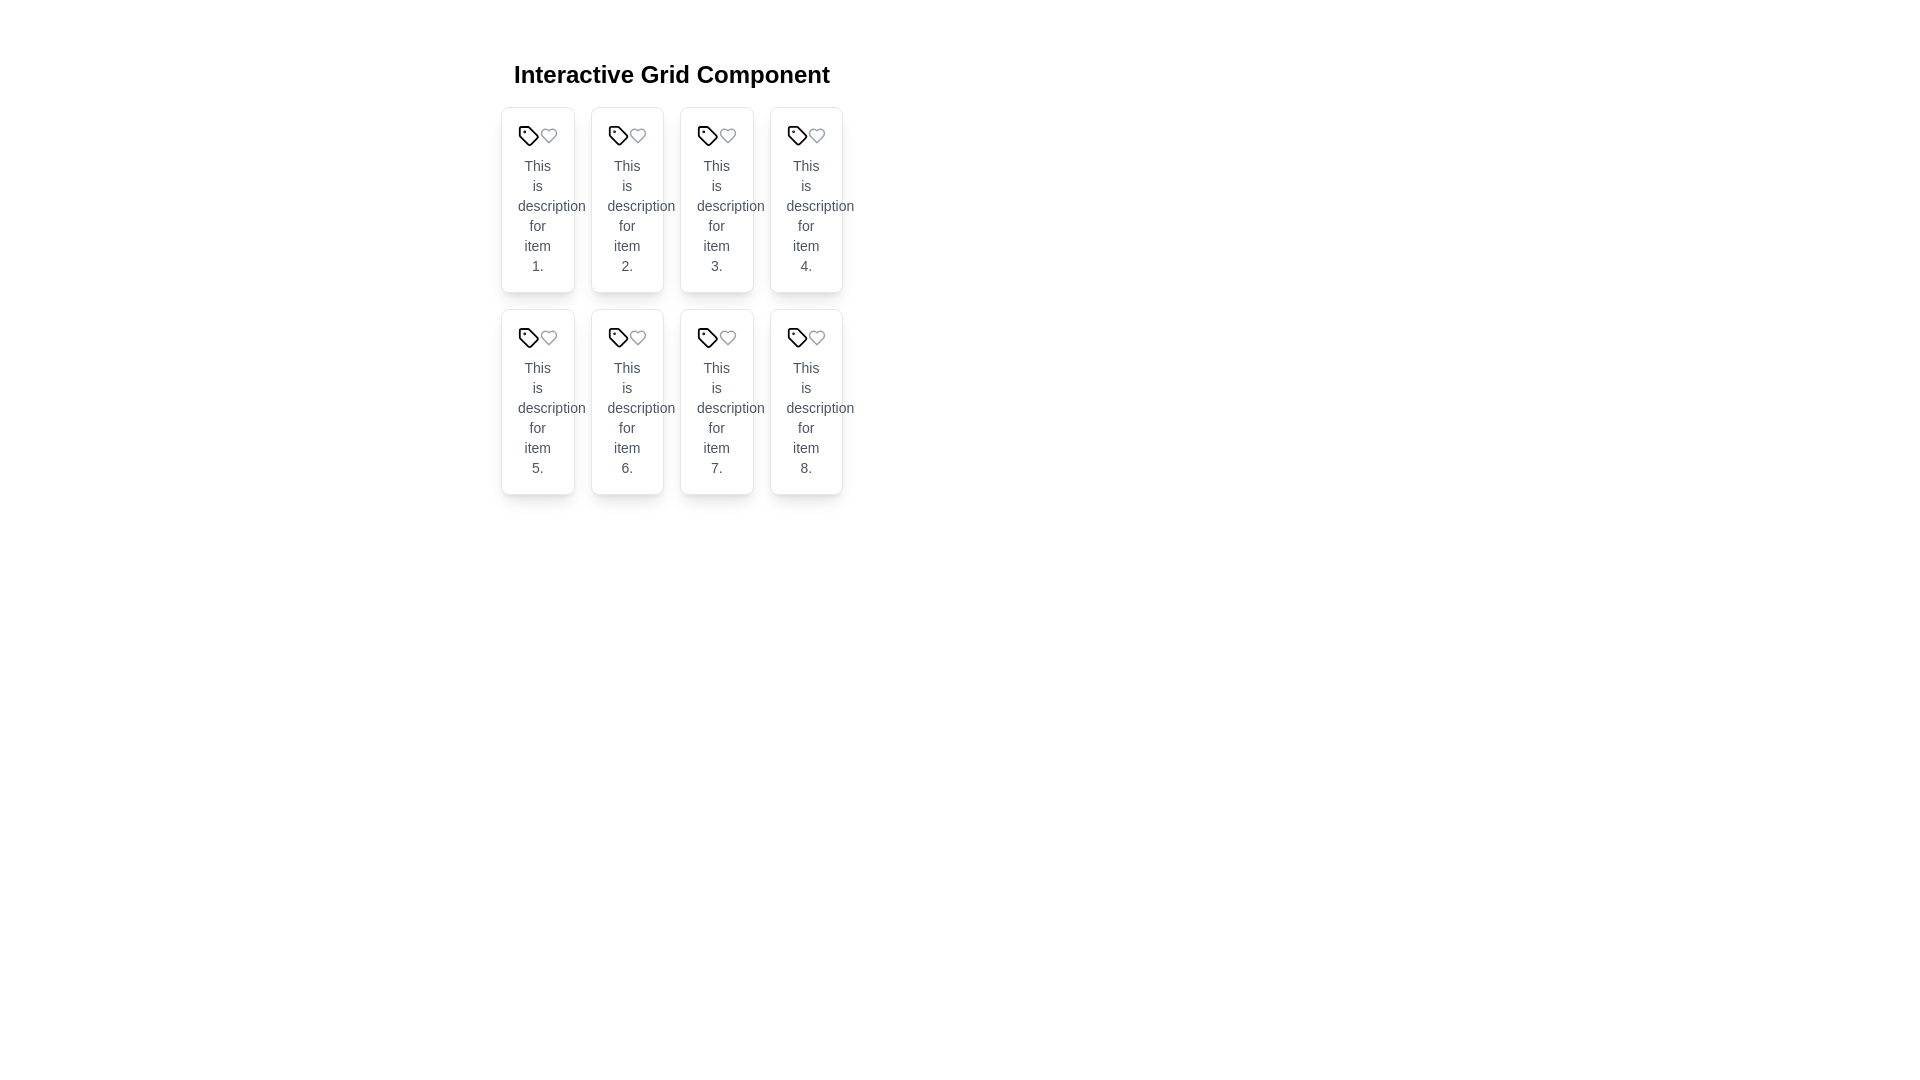 The image size is (1920, 1080). What do you see at coordinates (537, 337) in the screenshot?
I see `the icon with a tag symbol, located in the fifth card of the grid layout, positioned above the card description text` at bounding box center [537, 337].